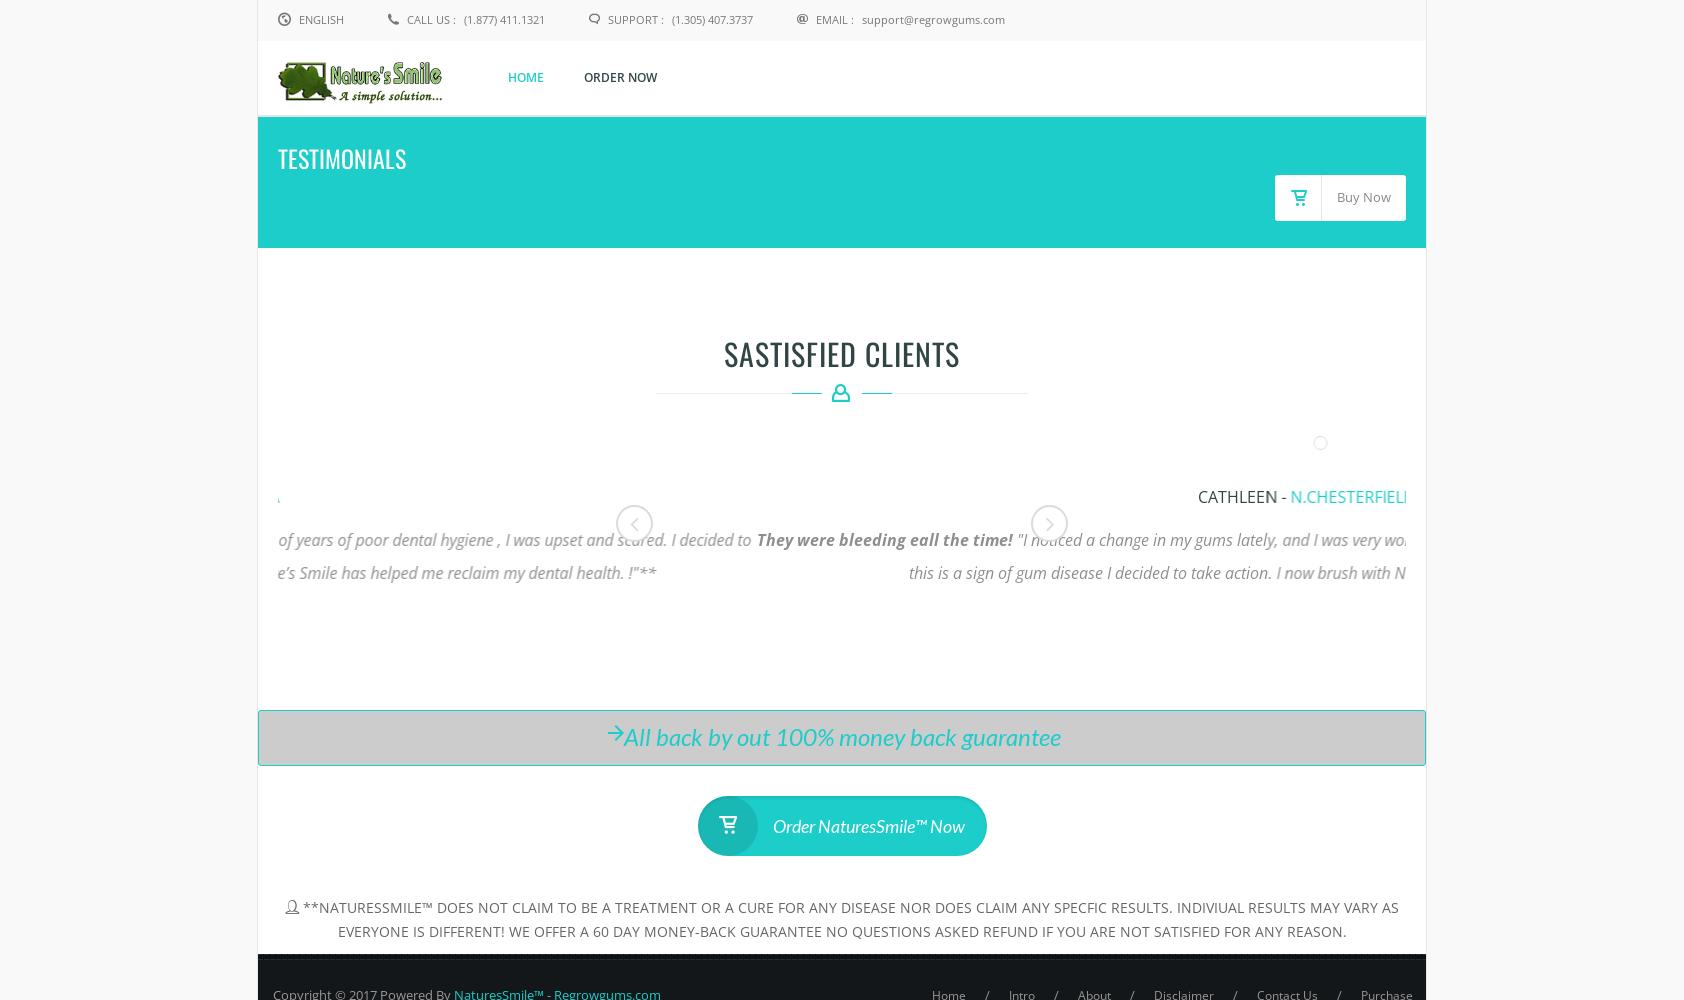 This screenshot has width=1684, height=1000. What do you see at coordinates (866, 825) in the screenshot?
I see `'Order NaturesSmile™ Now'` at bounding box center [866, 825].